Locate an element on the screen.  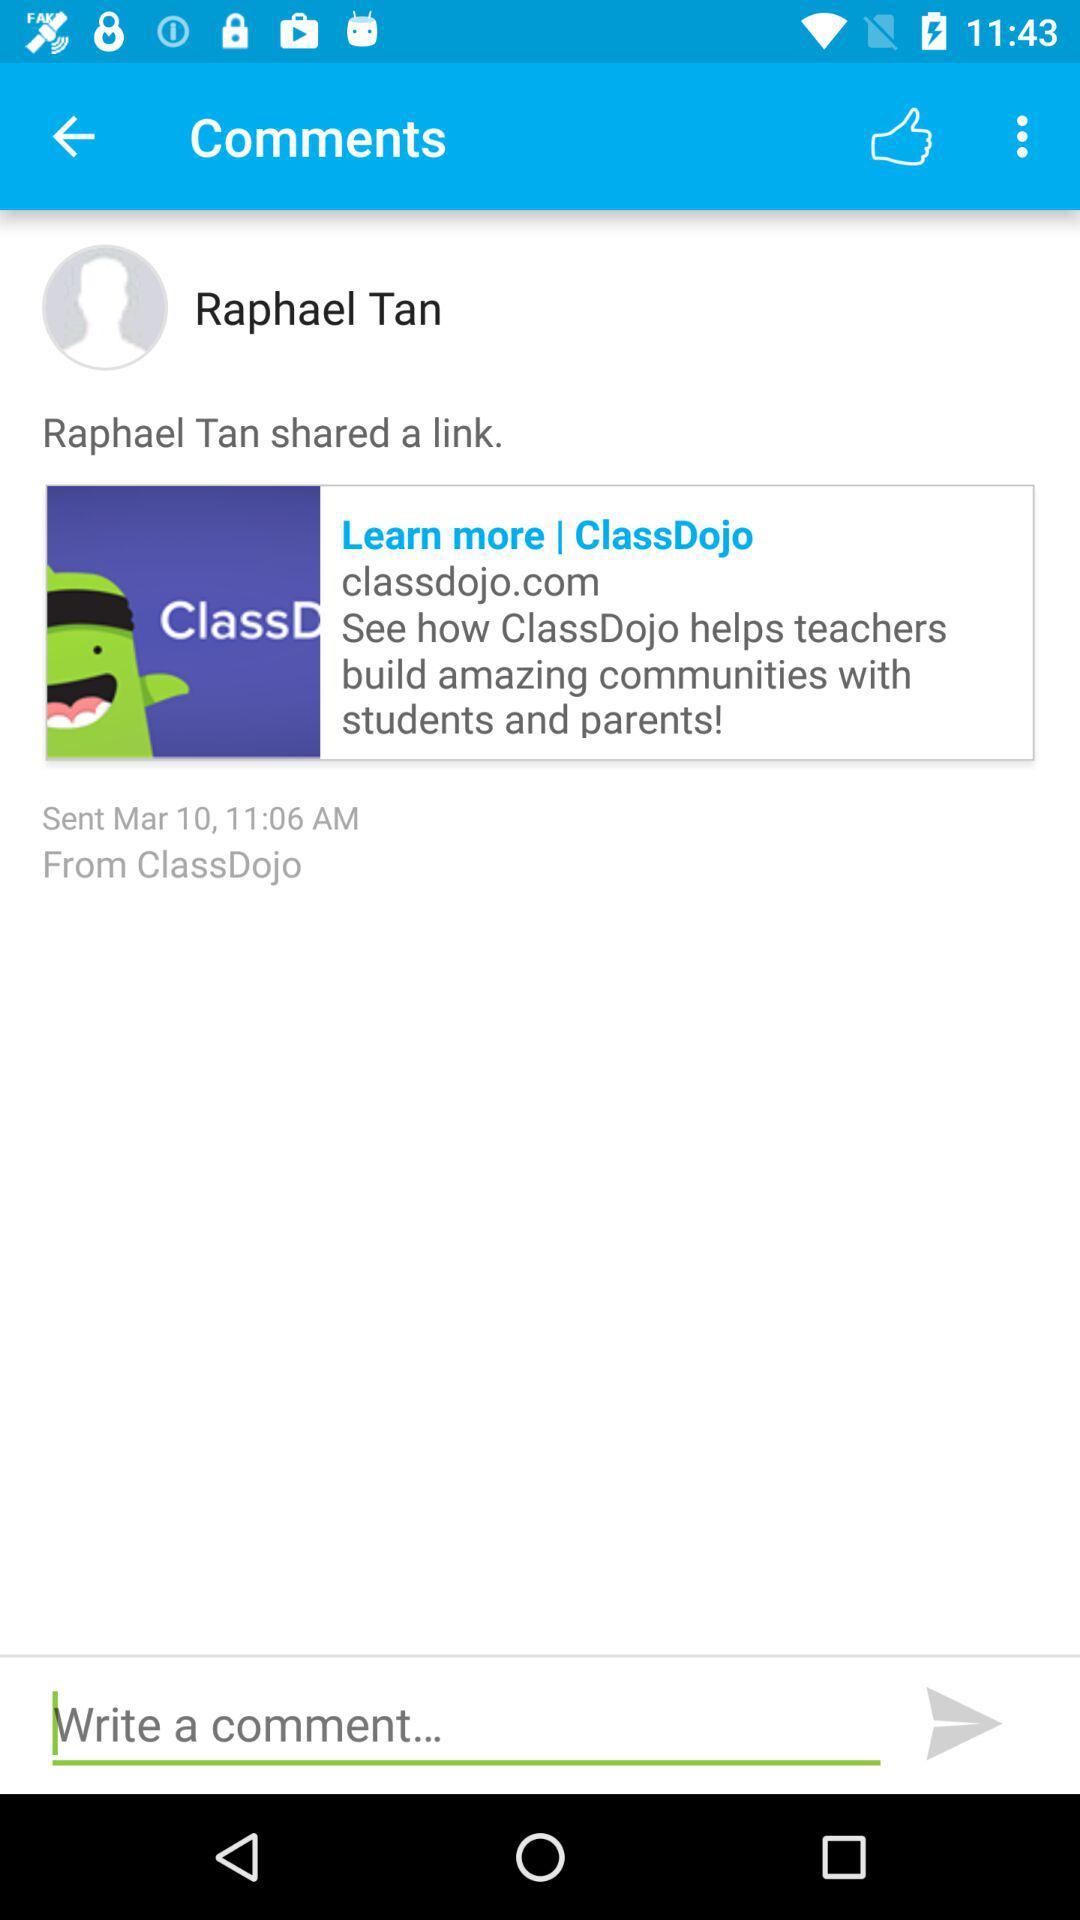
app next to comments icon is located at coordinates (901, 135).